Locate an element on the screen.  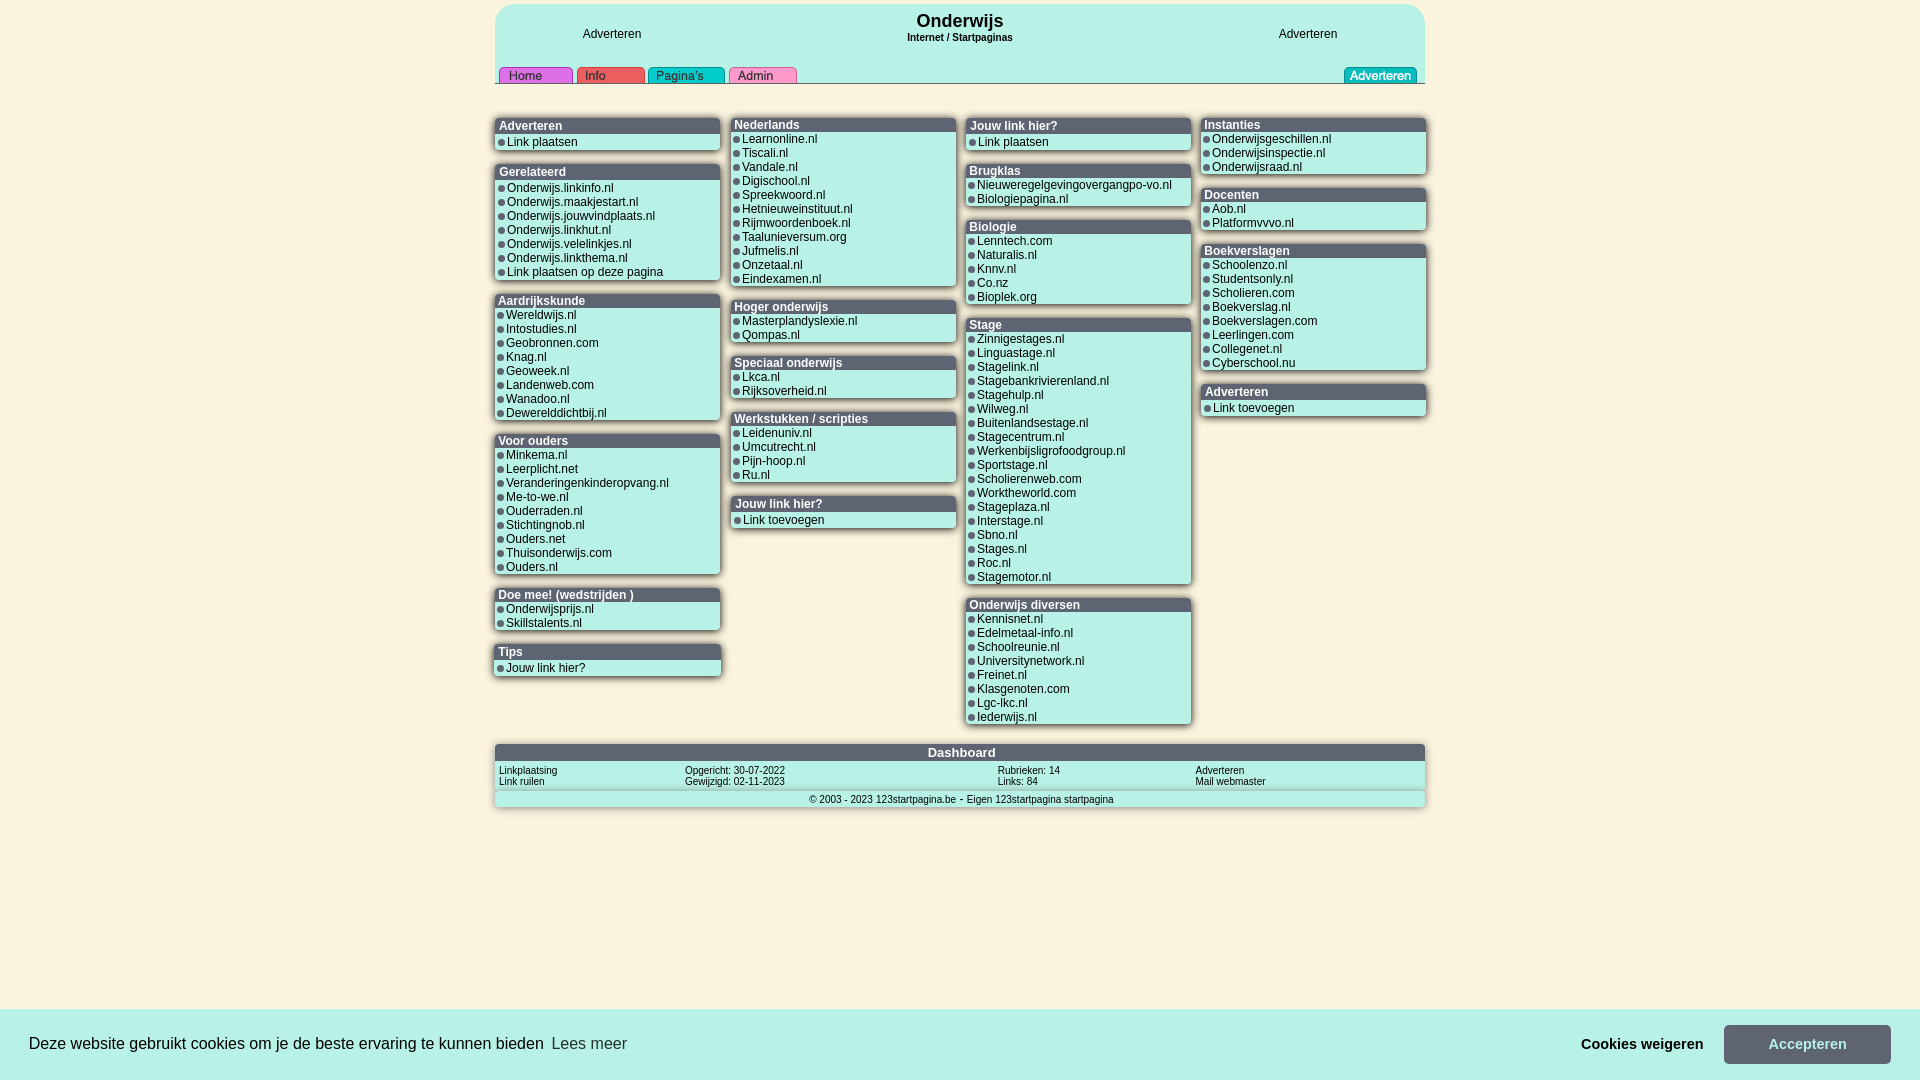
'Dewerelddichtbij.nl' is located at coordinates (556, 411).